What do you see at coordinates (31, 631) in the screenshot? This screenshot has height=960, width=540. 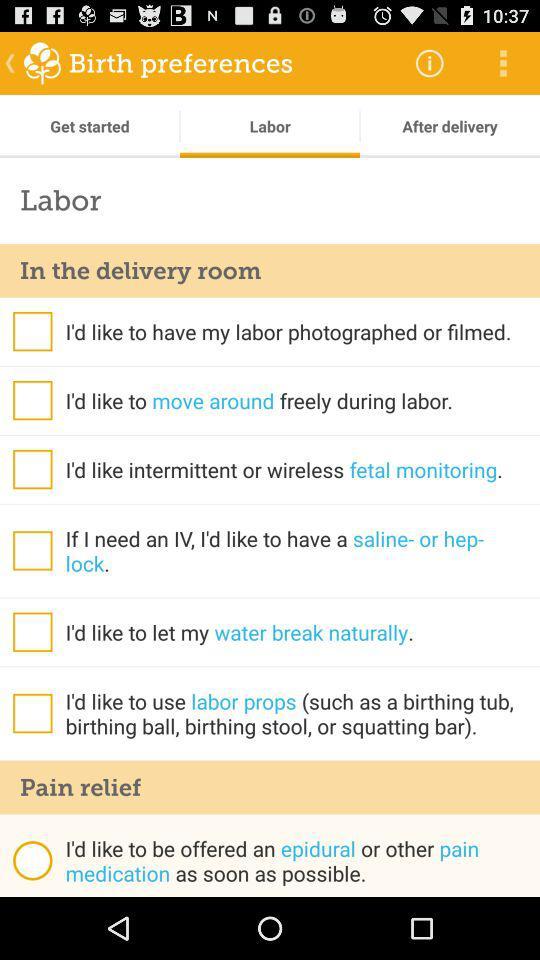 I see `option` at bounding box center [31, 631].